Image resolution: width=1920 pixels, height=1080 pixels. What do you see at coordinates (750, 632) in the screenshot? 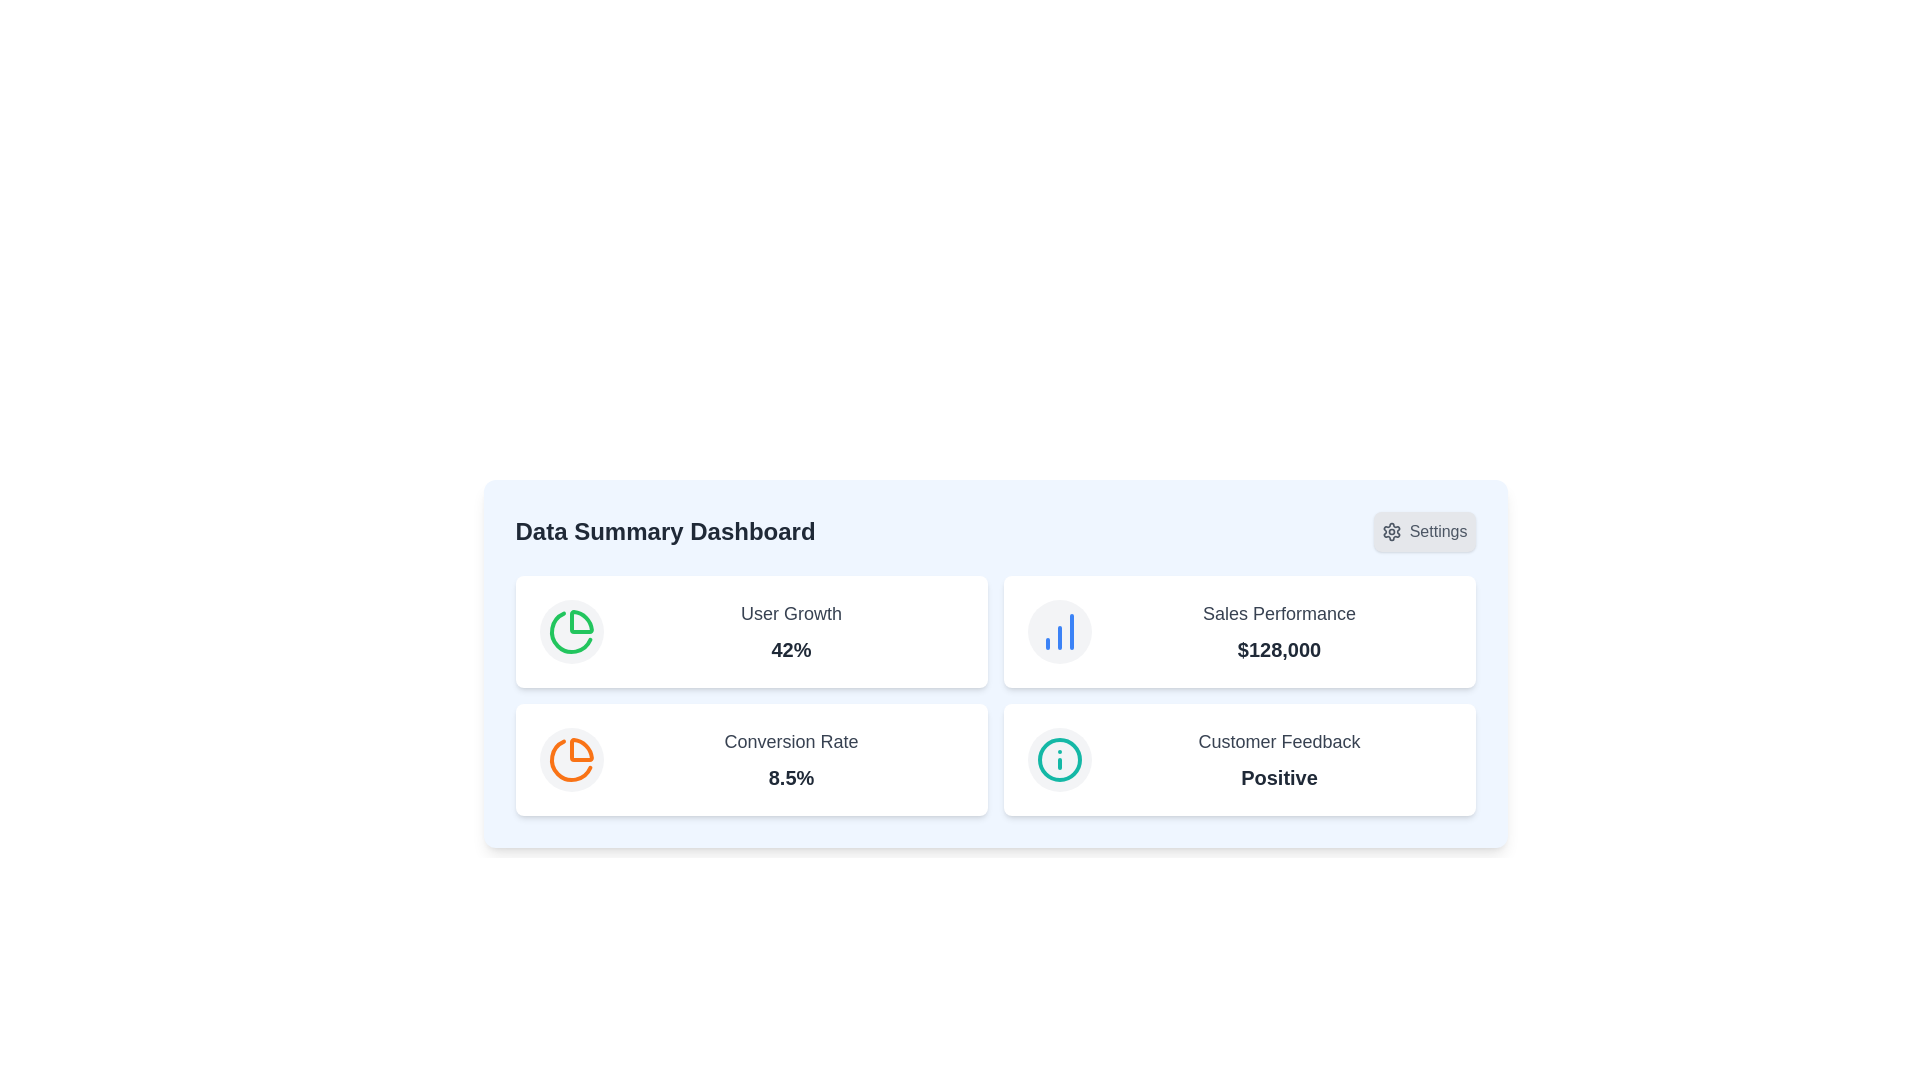
I see `the user growth metric displayed on the Dashboard Card located in the top-left corner of the grid layout` at bounding box center [750, 632].